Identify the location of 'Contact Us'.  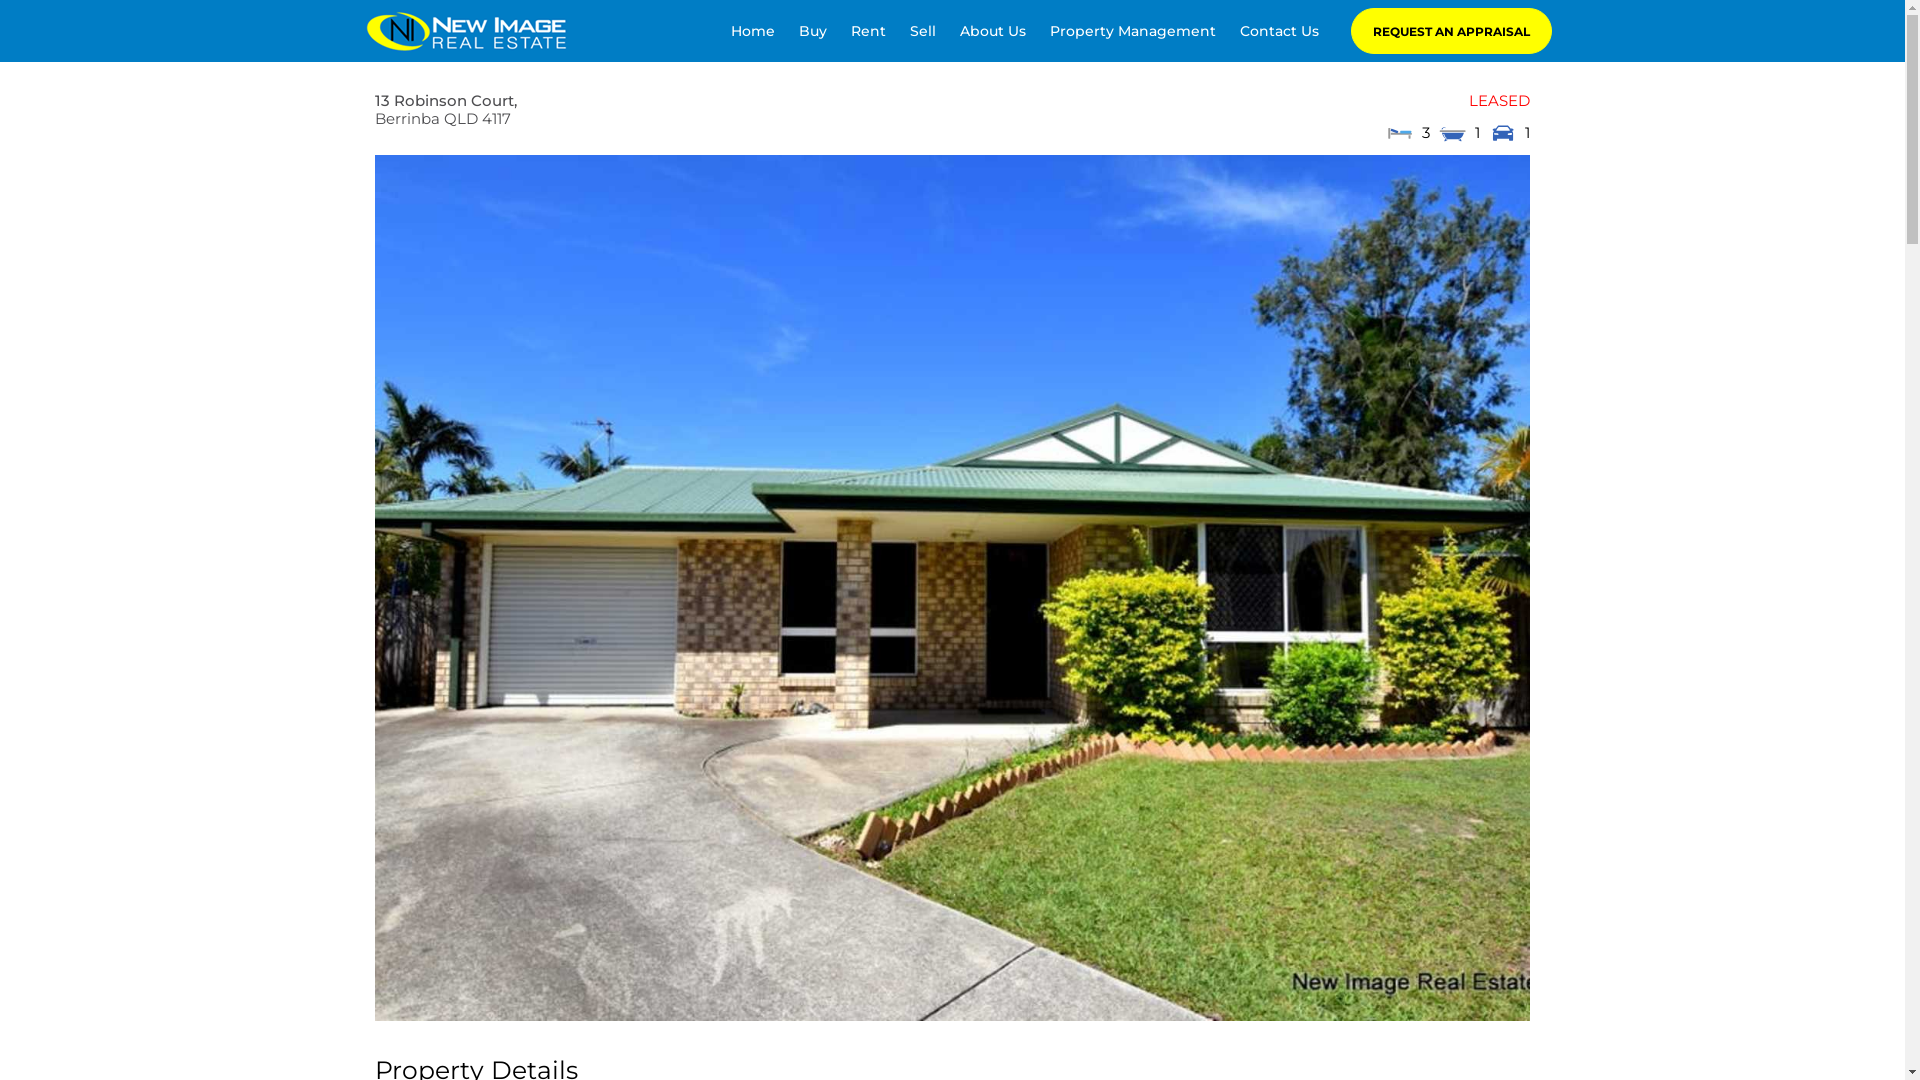
(1278, 30).